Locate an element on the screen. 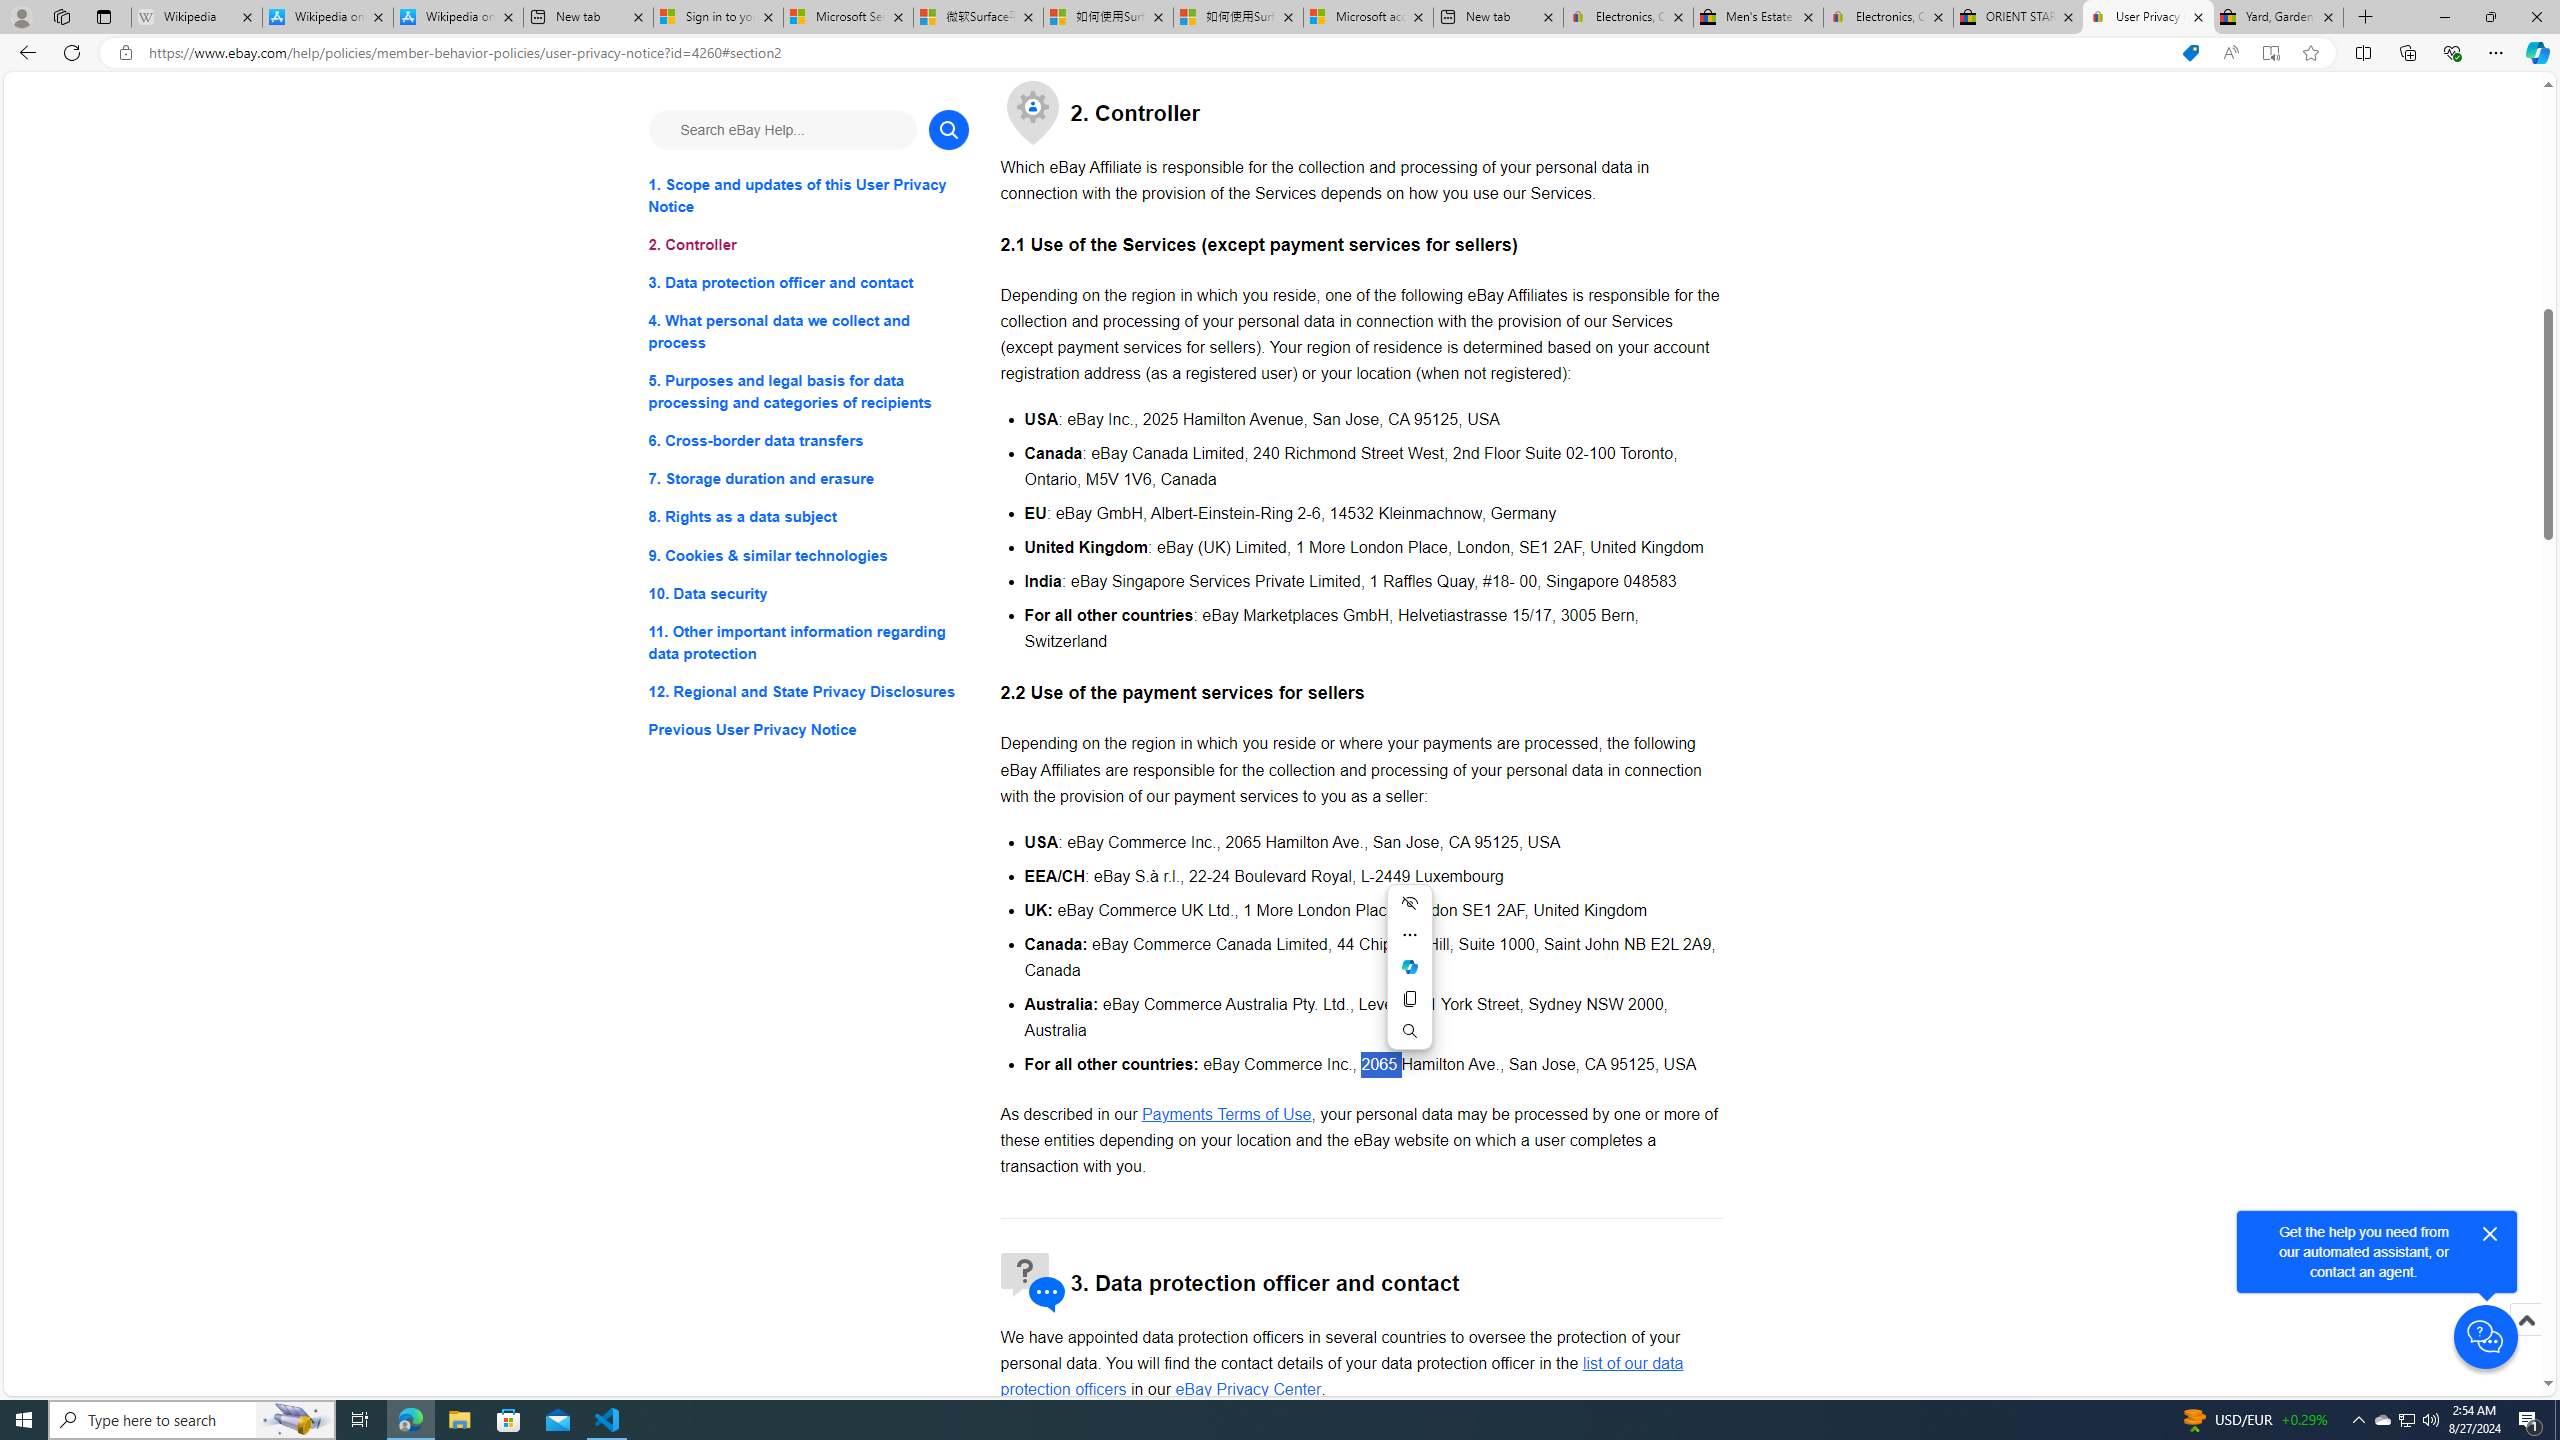 Image resolution: width=2560 pixels, height=1440 pixels. 'Mini menu on text selection' is located at coordinates (1410, 978).